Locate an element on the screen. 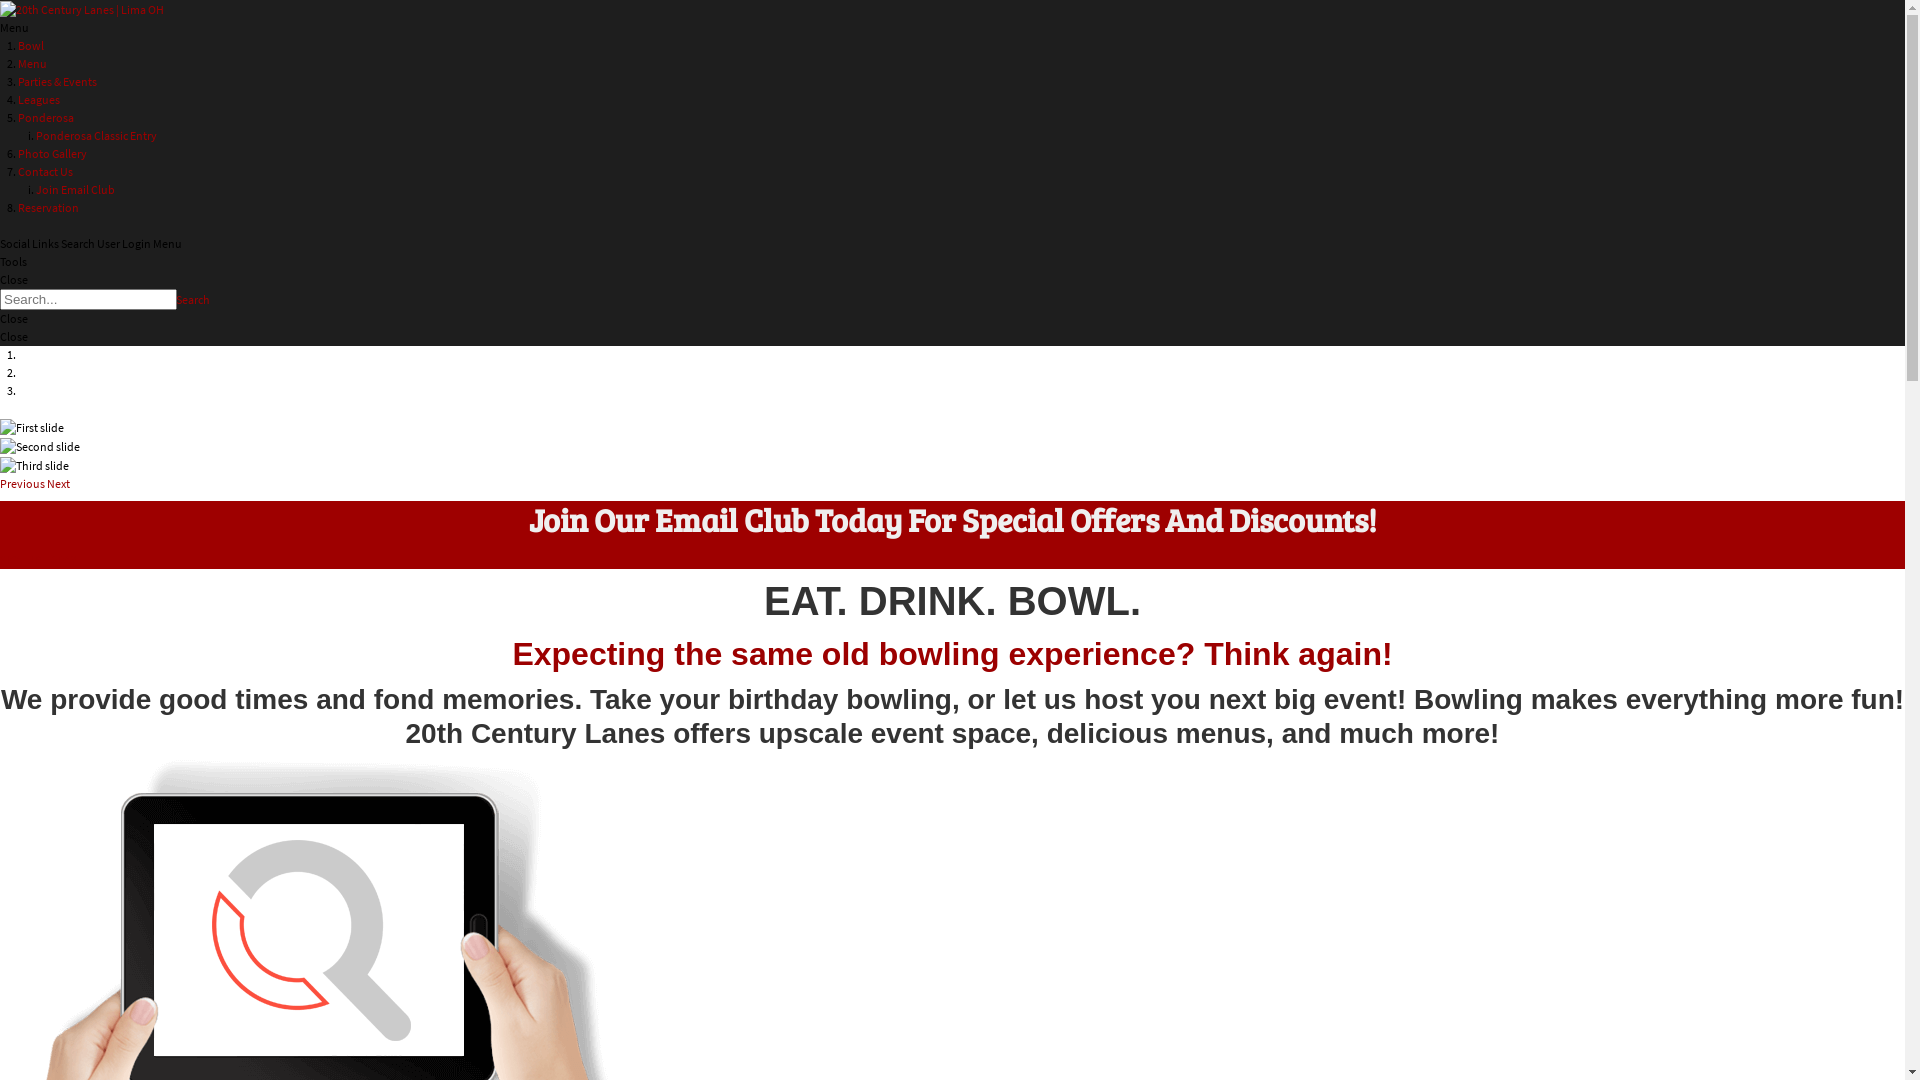 This screenshot has height=1080, width=1920. '20th Century Lanes | Lima OH' is located at coordinates (80, 8).